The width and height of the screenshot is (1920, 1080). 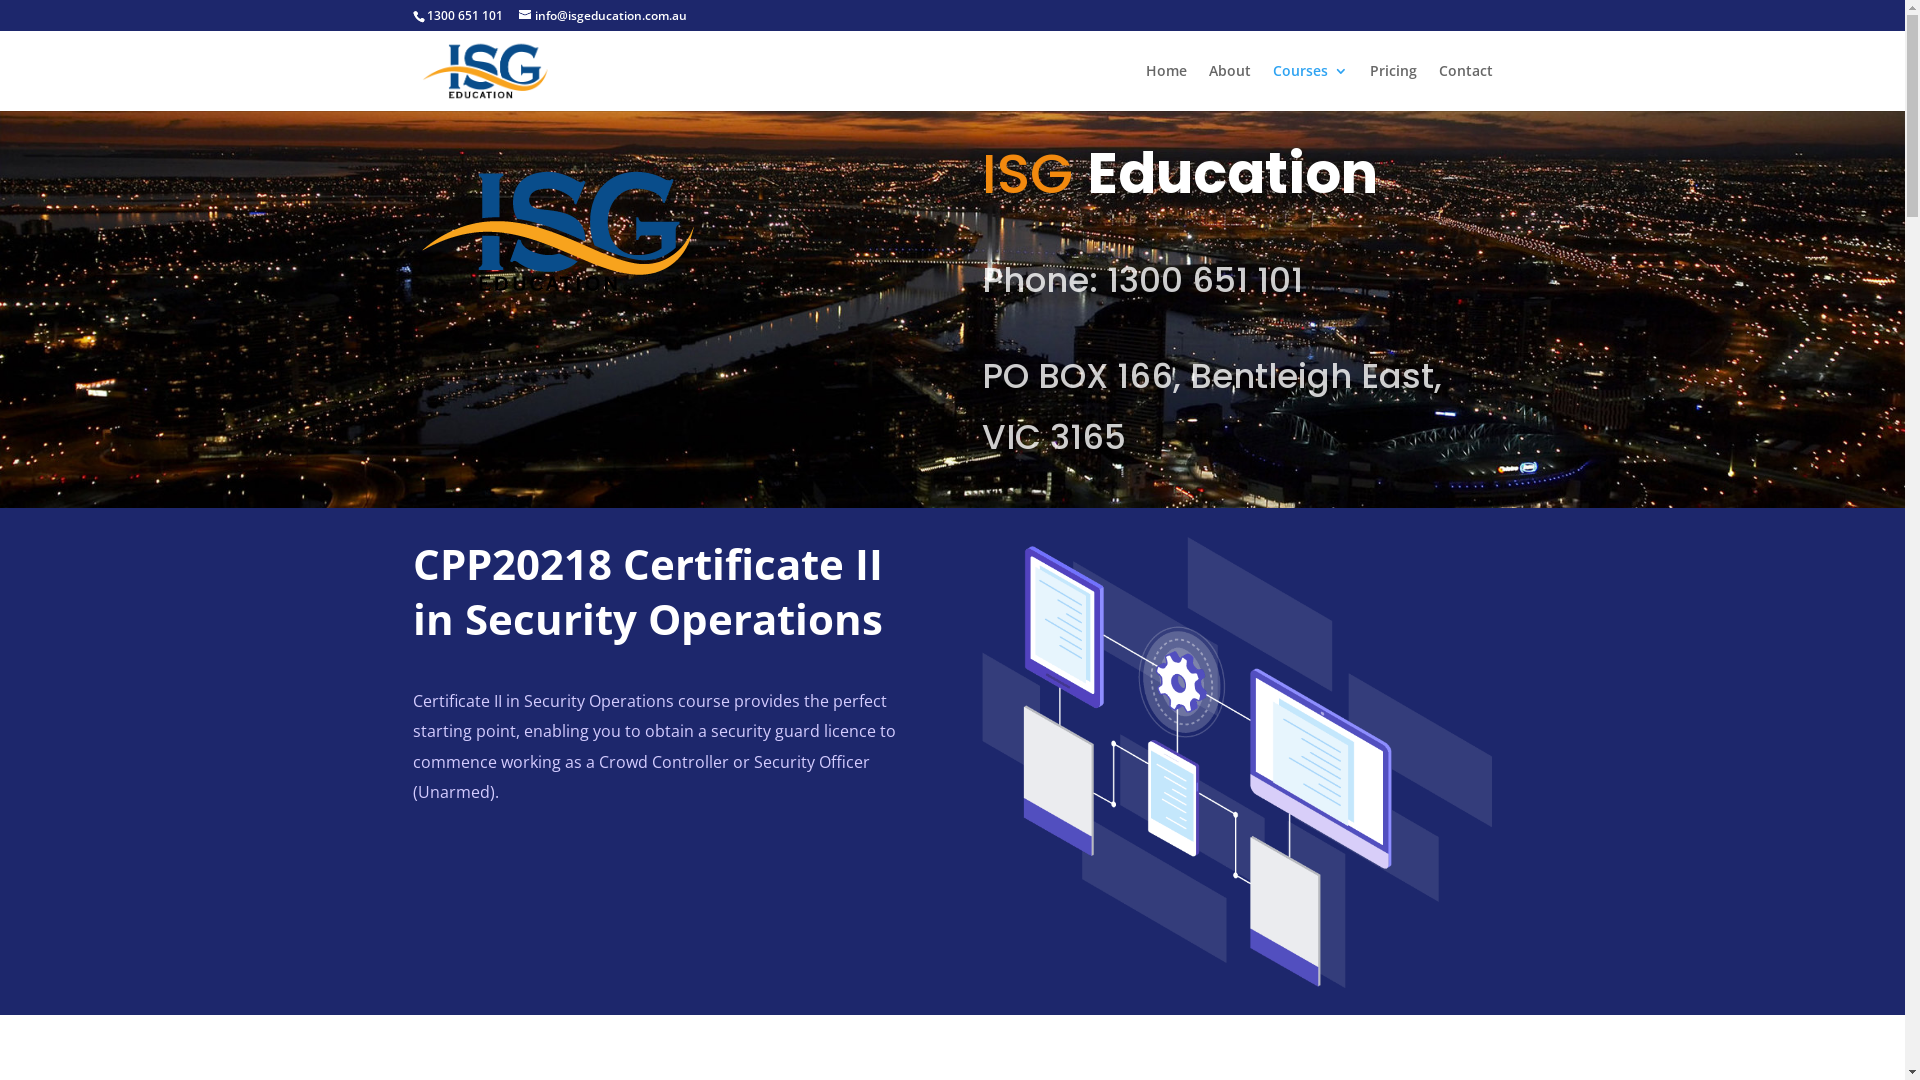 I want to click on 'Pricing', so click(x=1392, y=86).